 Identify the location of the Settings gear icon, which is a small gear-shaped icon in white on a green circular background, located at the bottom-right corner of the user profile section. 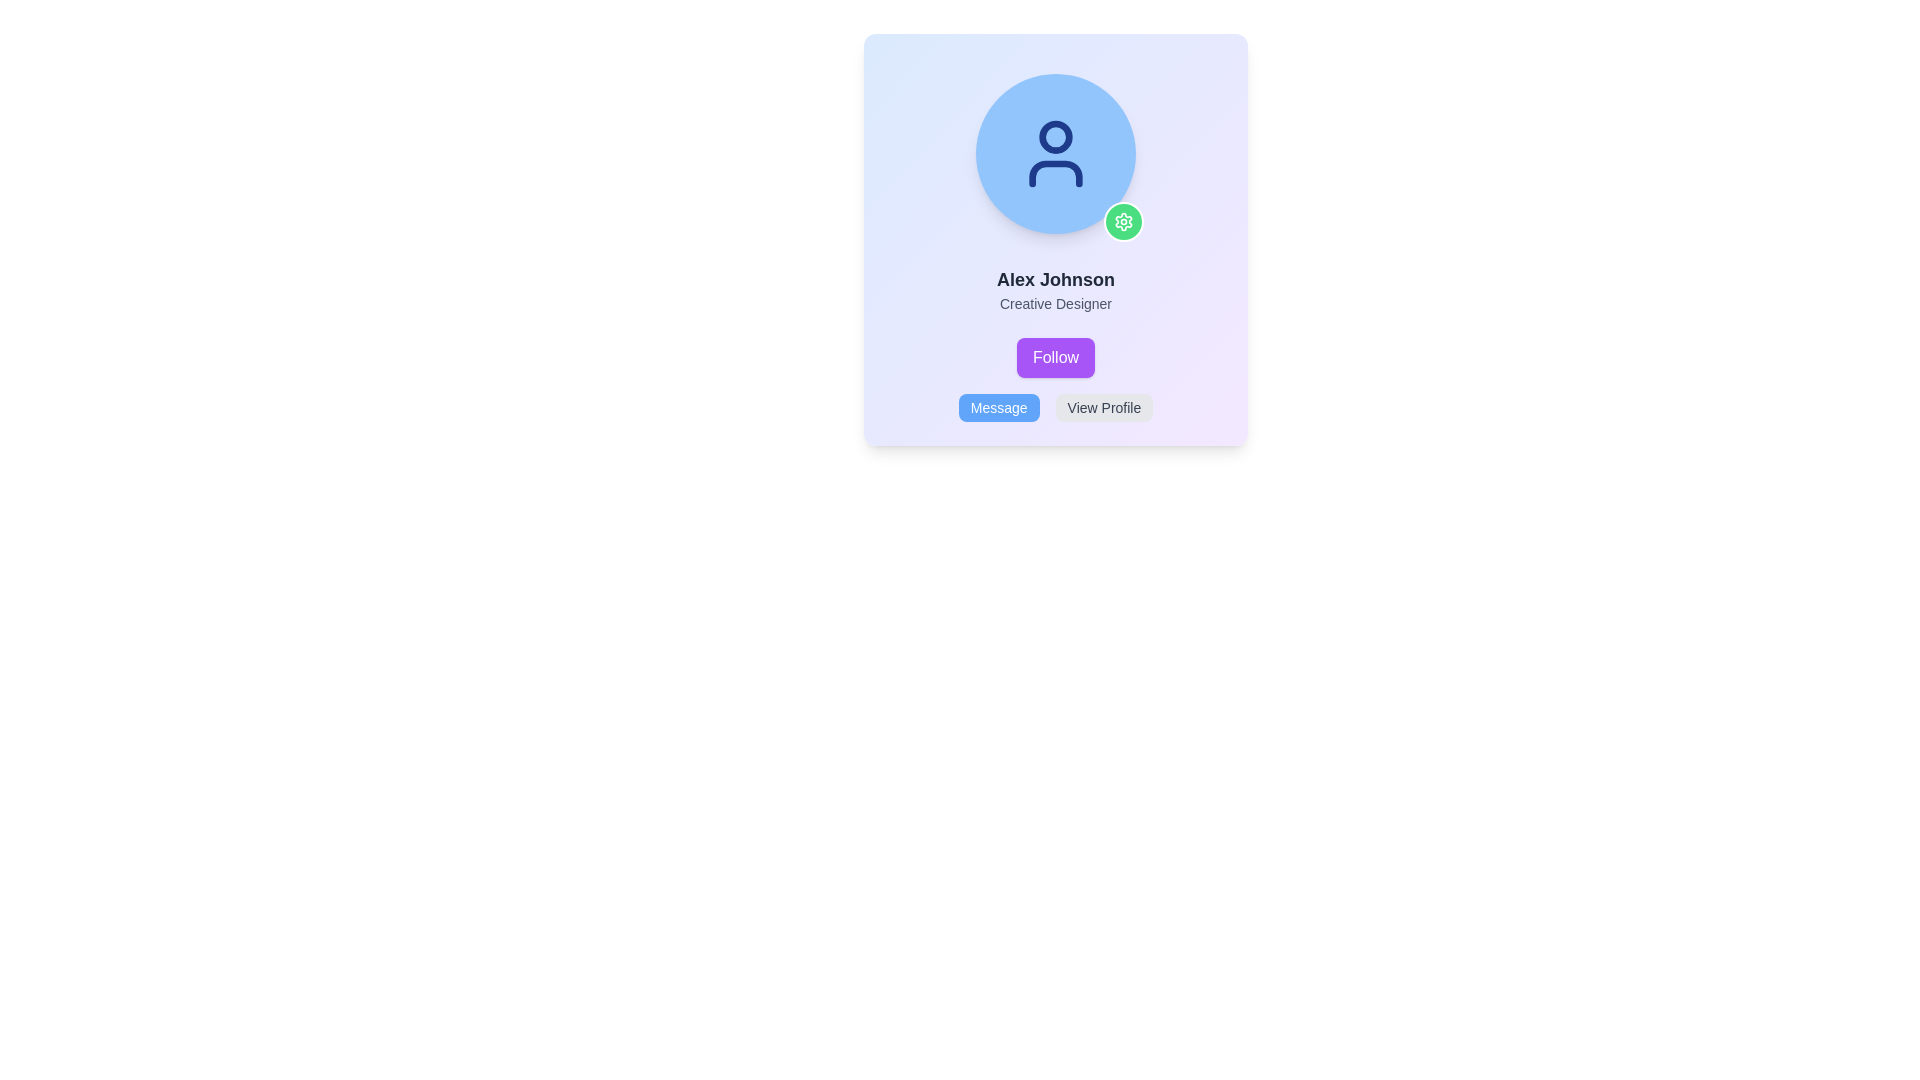
(1123, 222).